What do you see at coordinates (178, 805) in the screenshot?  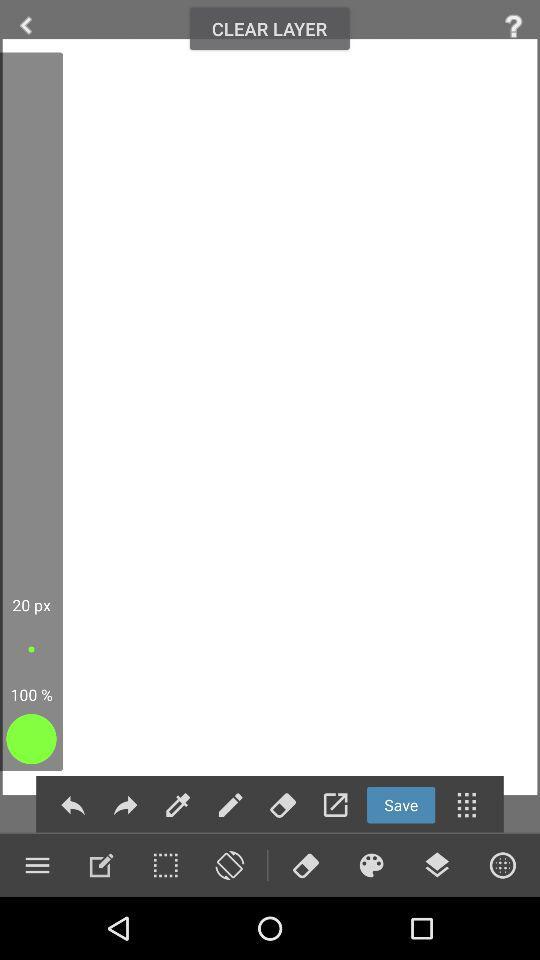 I see `the edit icon` at bounding box center [178, 805].